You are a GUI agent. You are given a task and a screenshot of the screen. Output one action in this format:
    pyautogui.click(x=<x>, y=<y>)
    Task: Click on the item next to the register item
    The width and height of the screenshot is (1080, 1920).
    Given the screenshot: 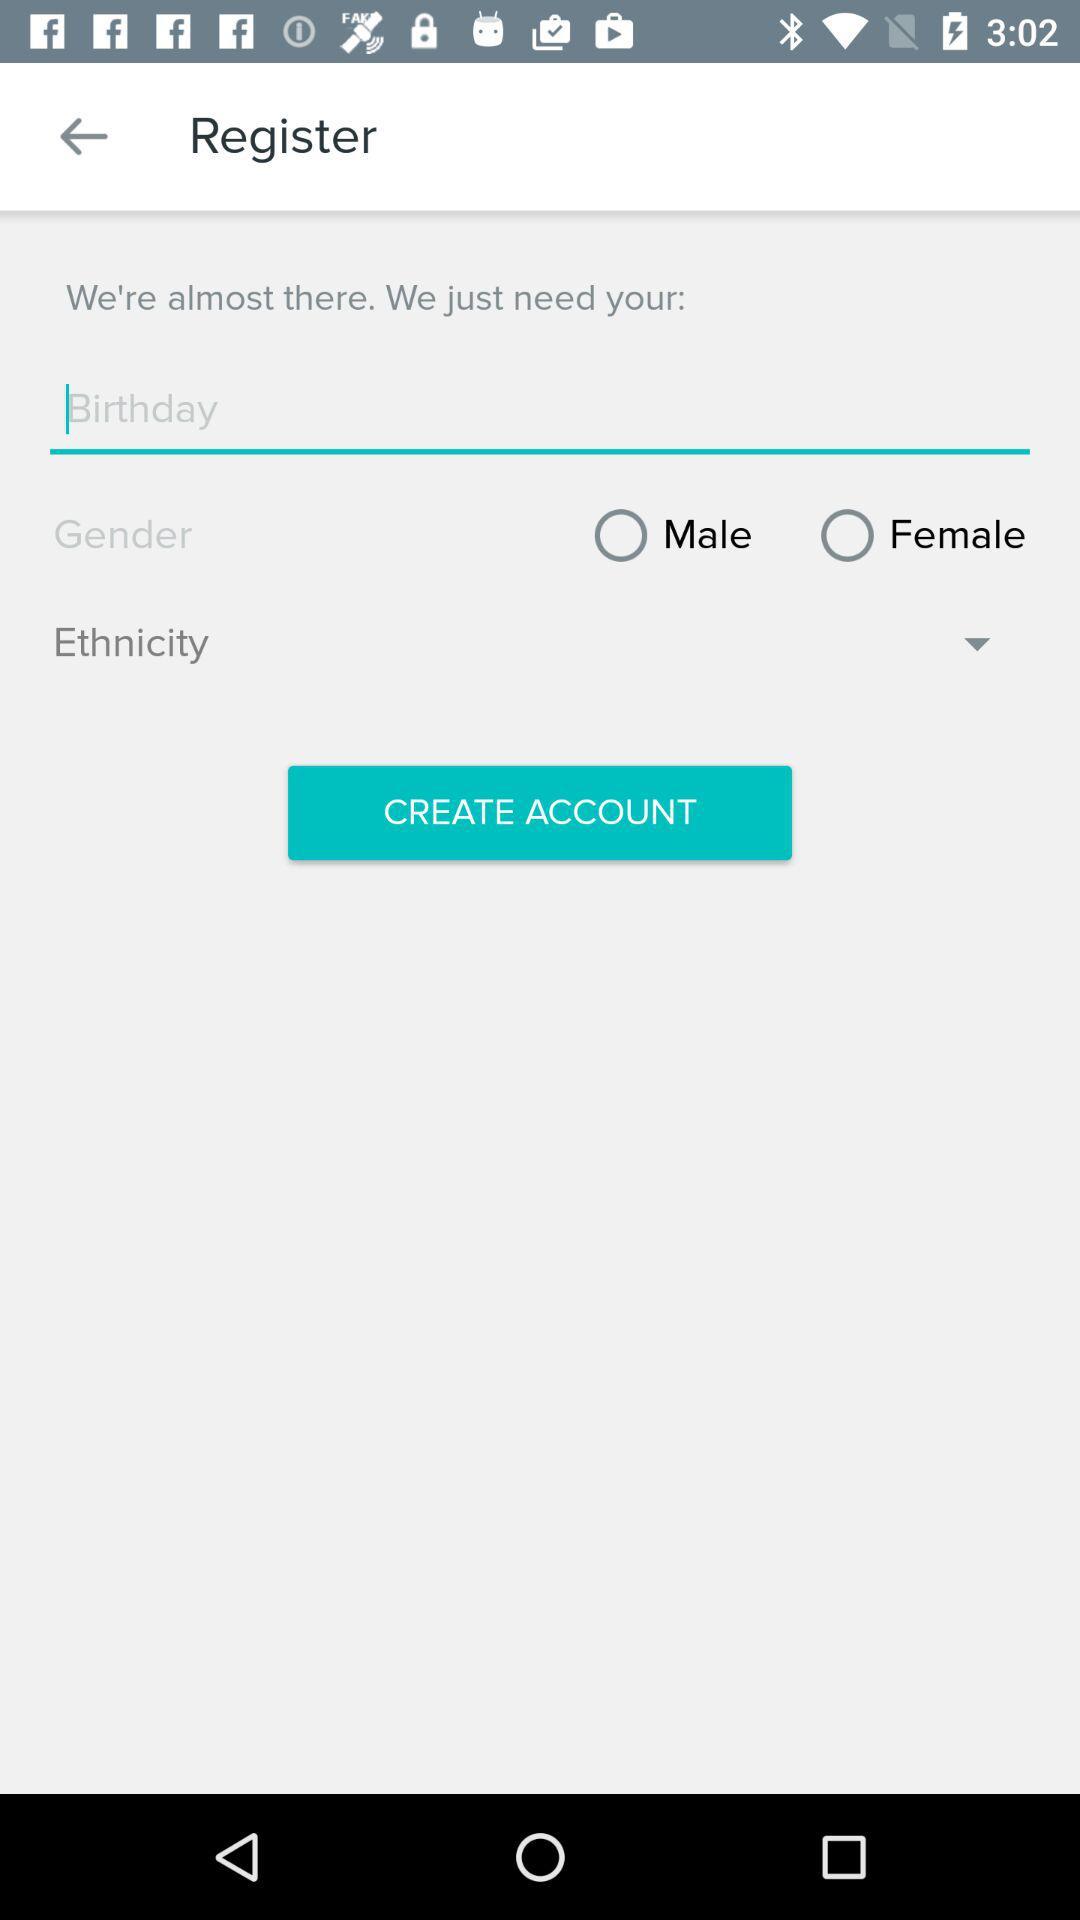 What is the action you would take?
    pyautogui.click(x=83, y=135)
    